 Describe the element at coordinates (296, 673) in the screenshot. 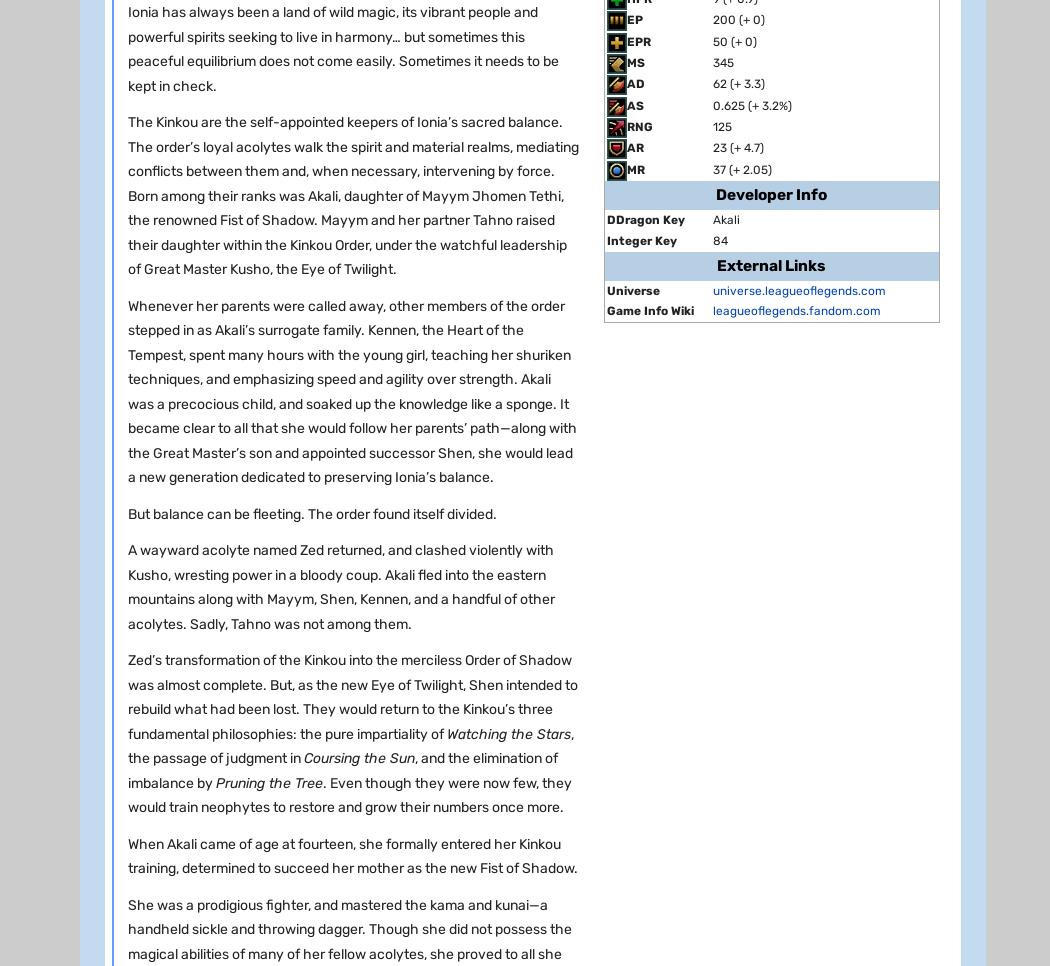

I see `'225/450/645'` at that location.